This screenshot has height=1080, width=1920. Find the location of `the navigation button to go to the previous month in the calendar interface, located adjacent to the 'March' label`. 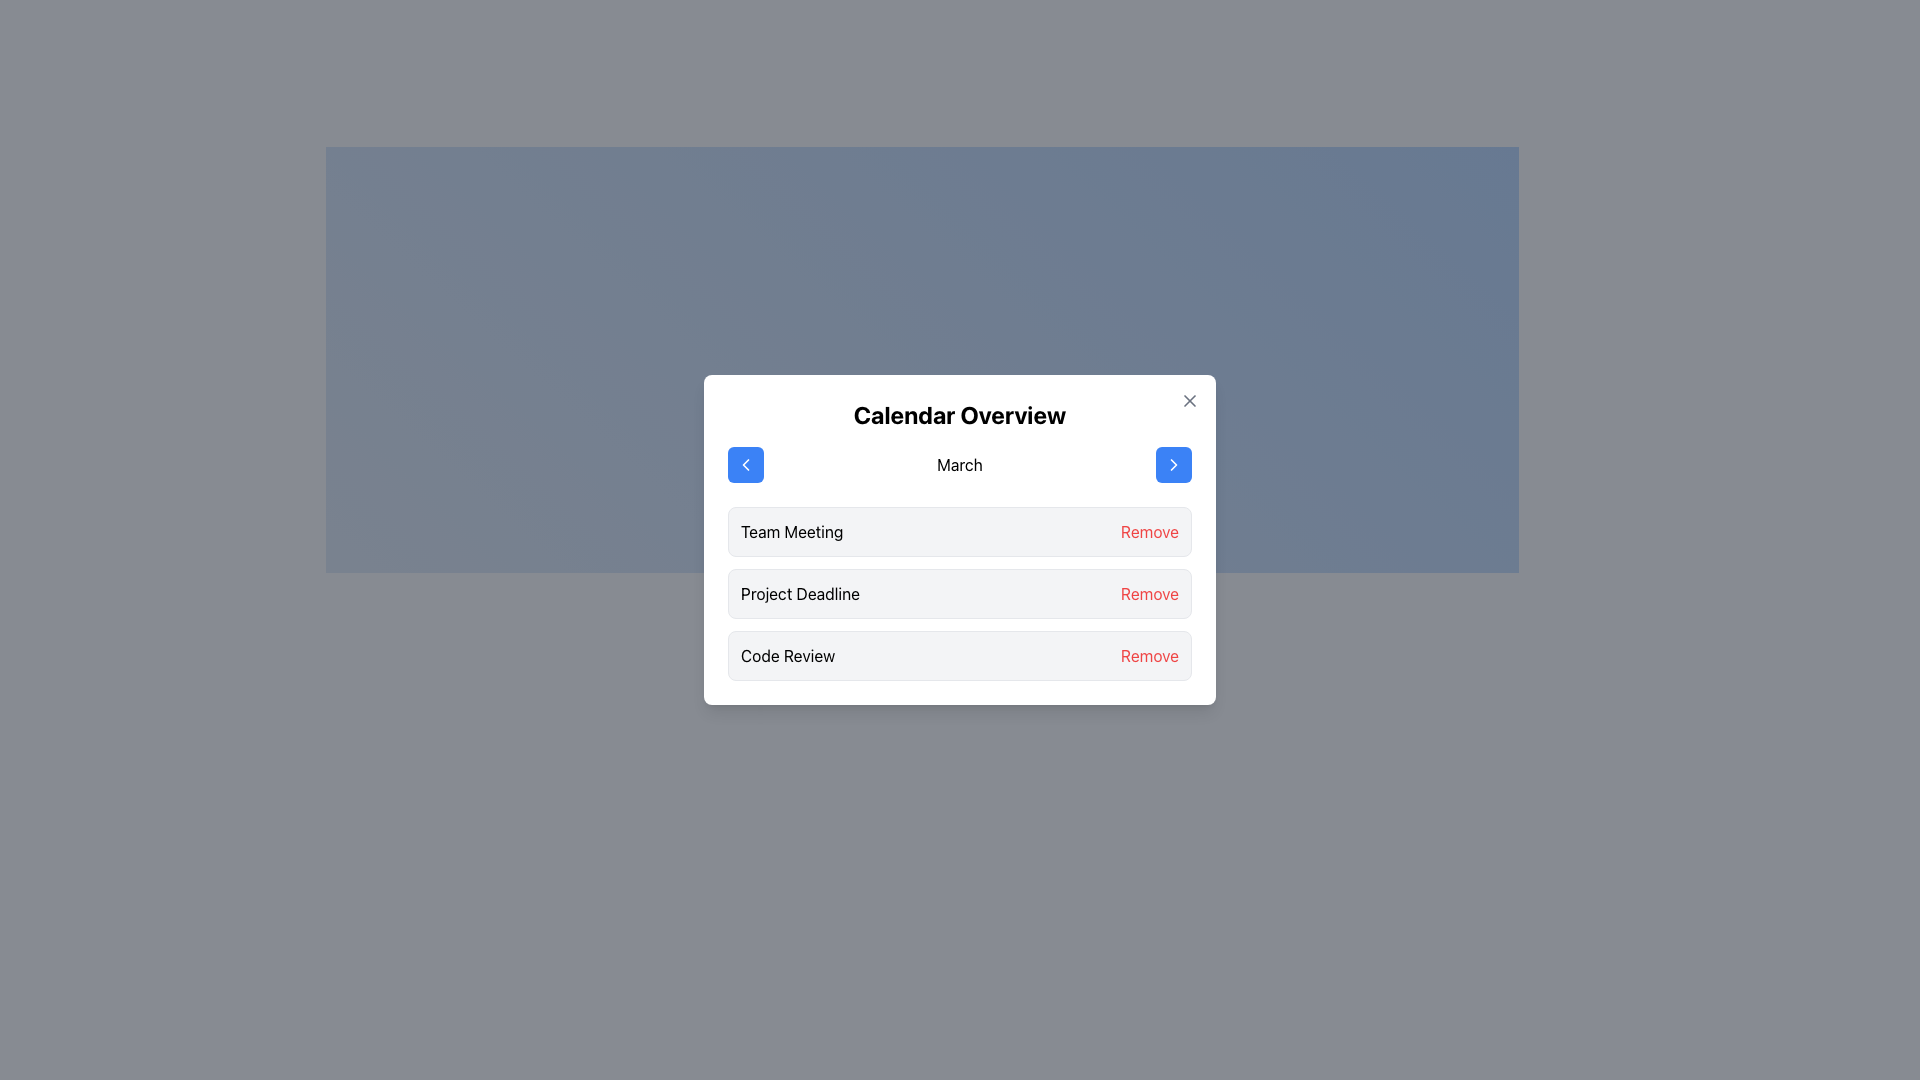

the navigation button to go to the previous month in the calendar interface, located adjacent to the 'March' label is located at coordinates (744, 465).